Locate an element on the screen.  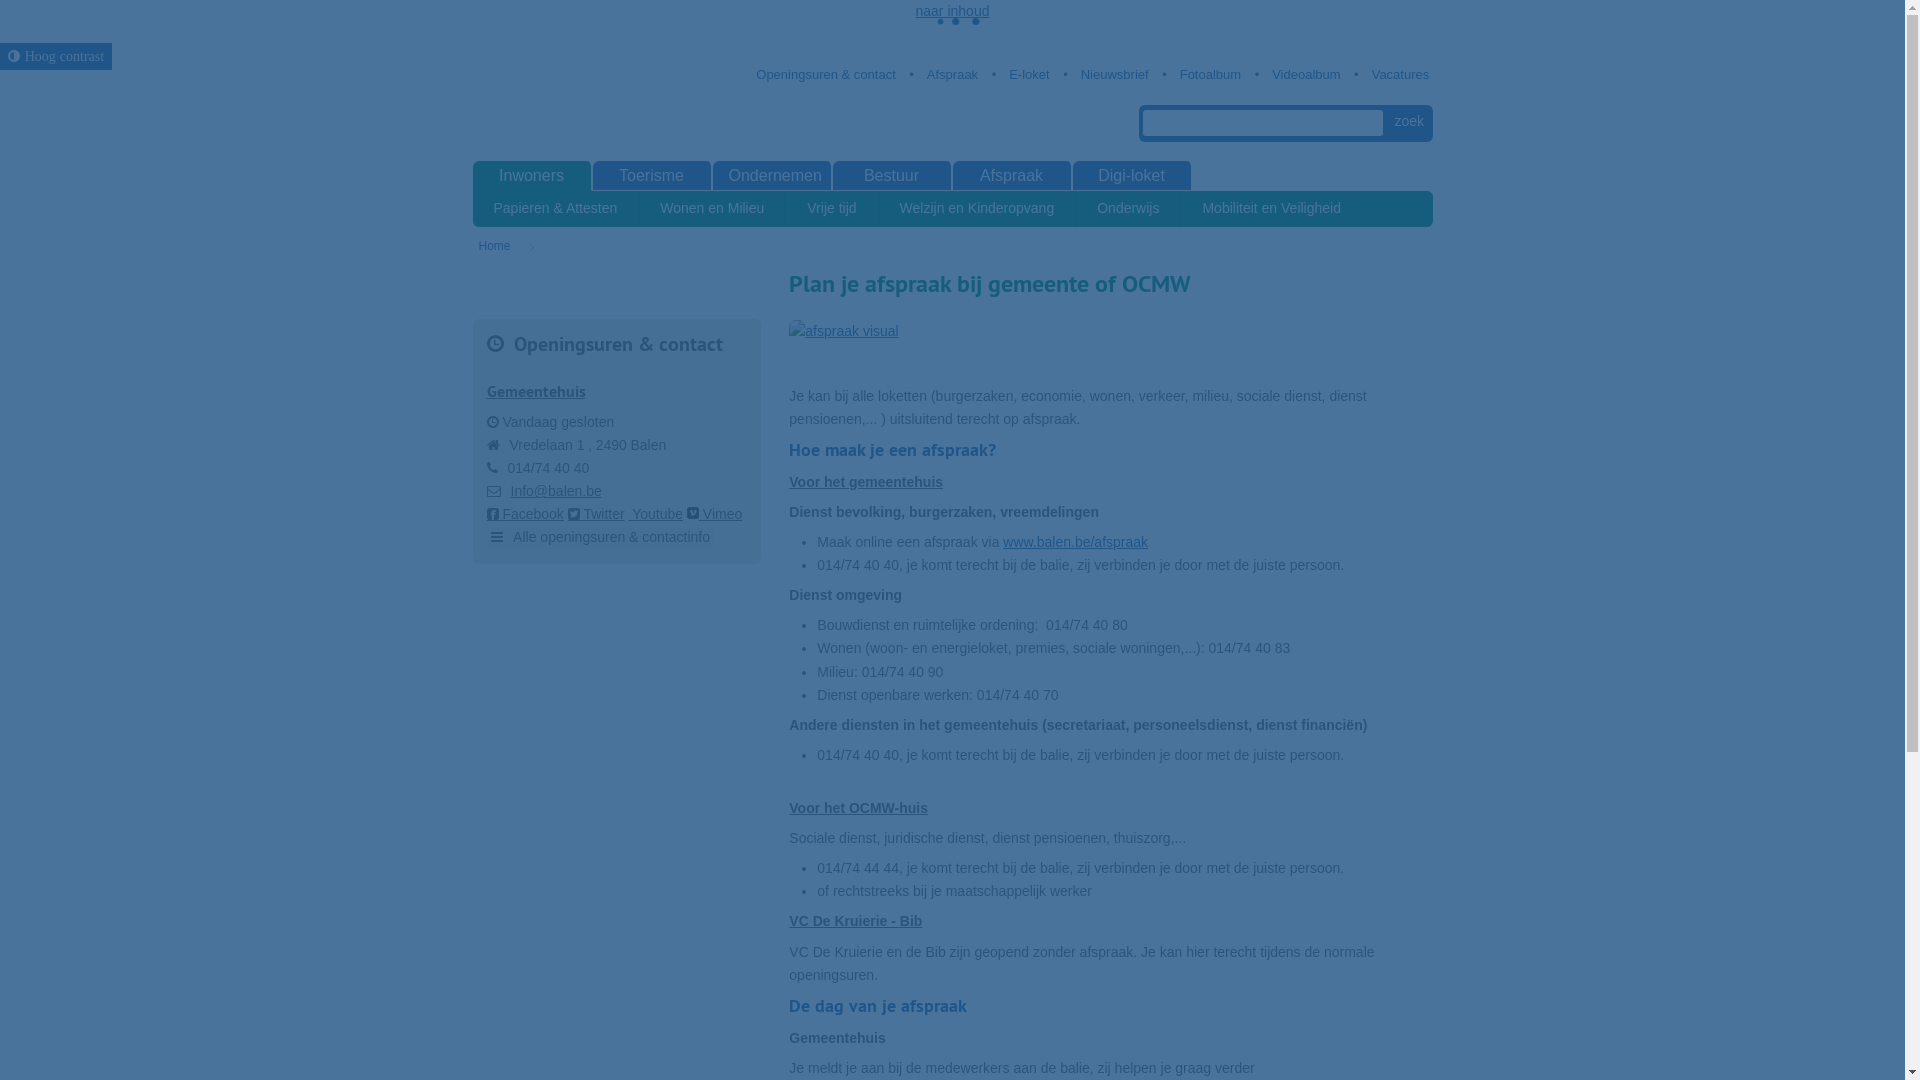
'E-loket' is located at coordinates (988, 73).